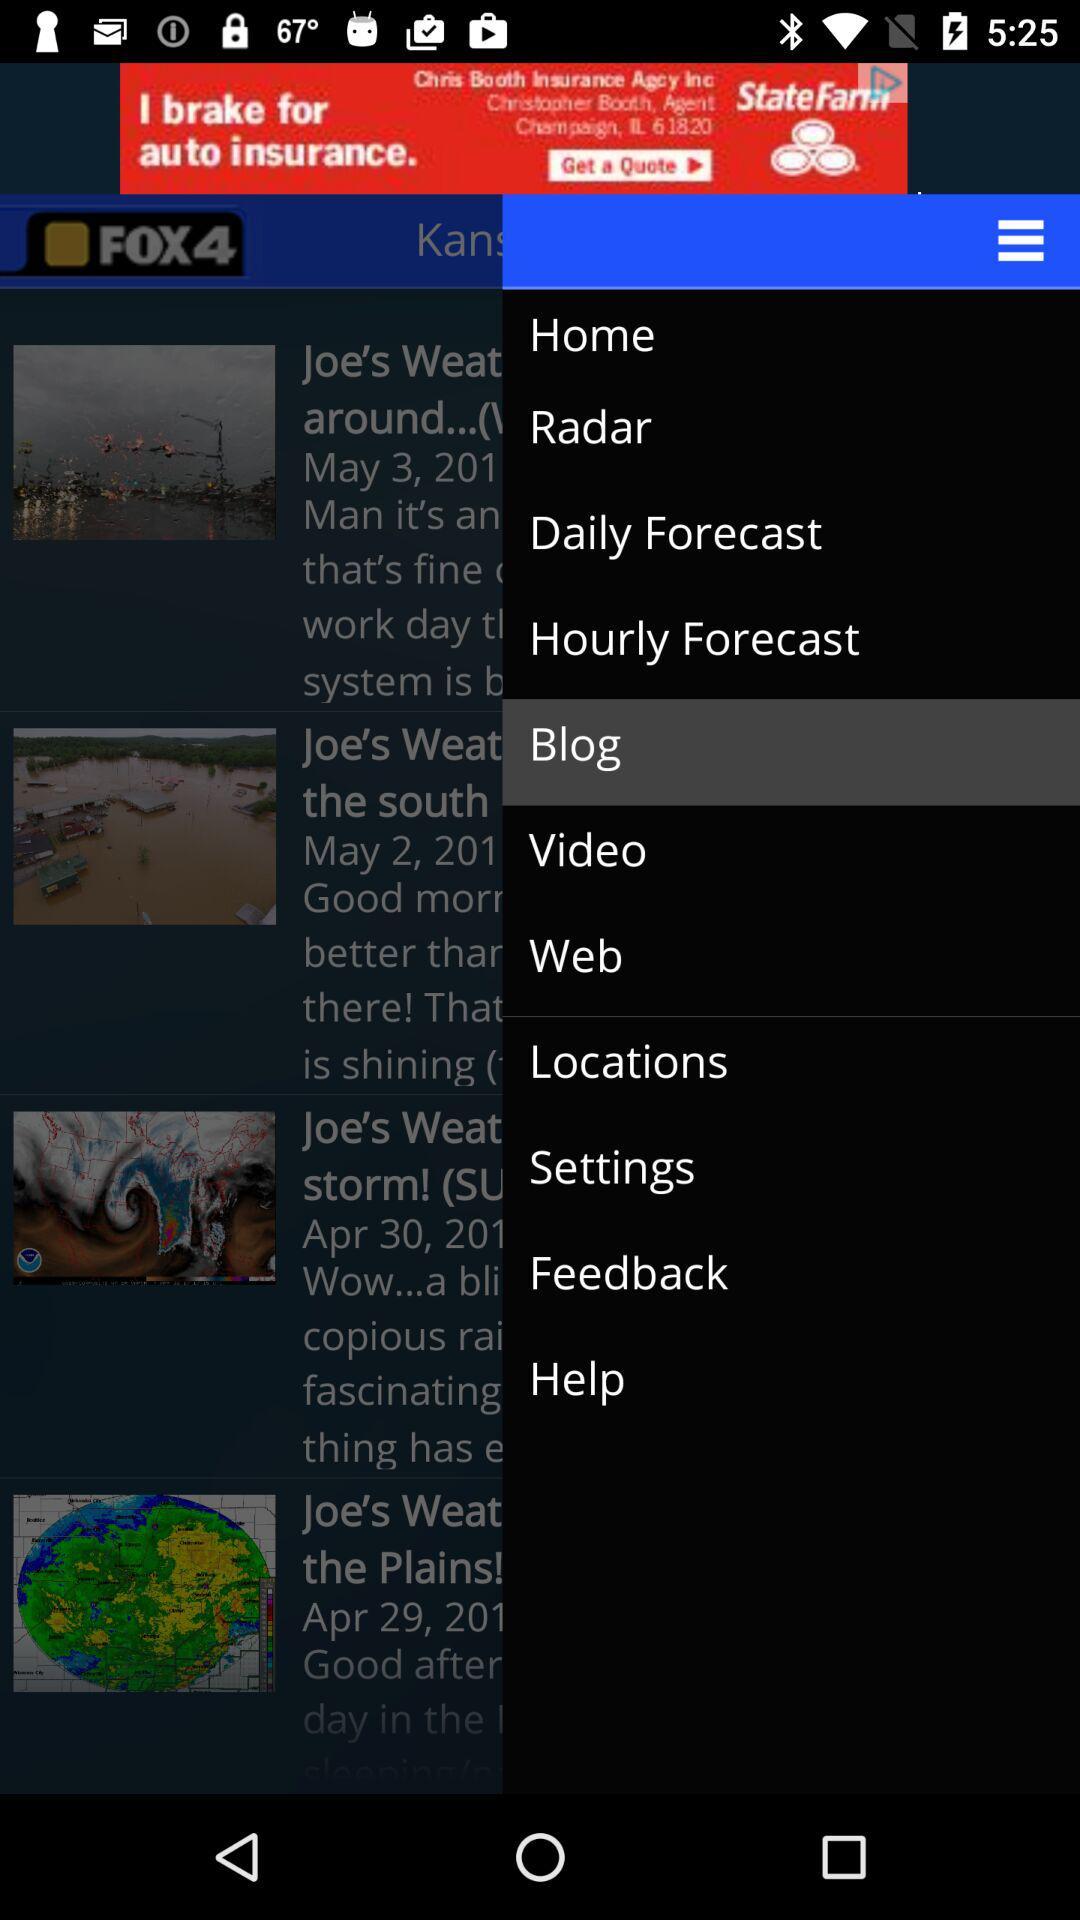 The image size is (1080, 1920). What do you see at coordinates (617, 240) in the screenshot?
I see `kansas city, mo icon` at bounding box center [617, 240].